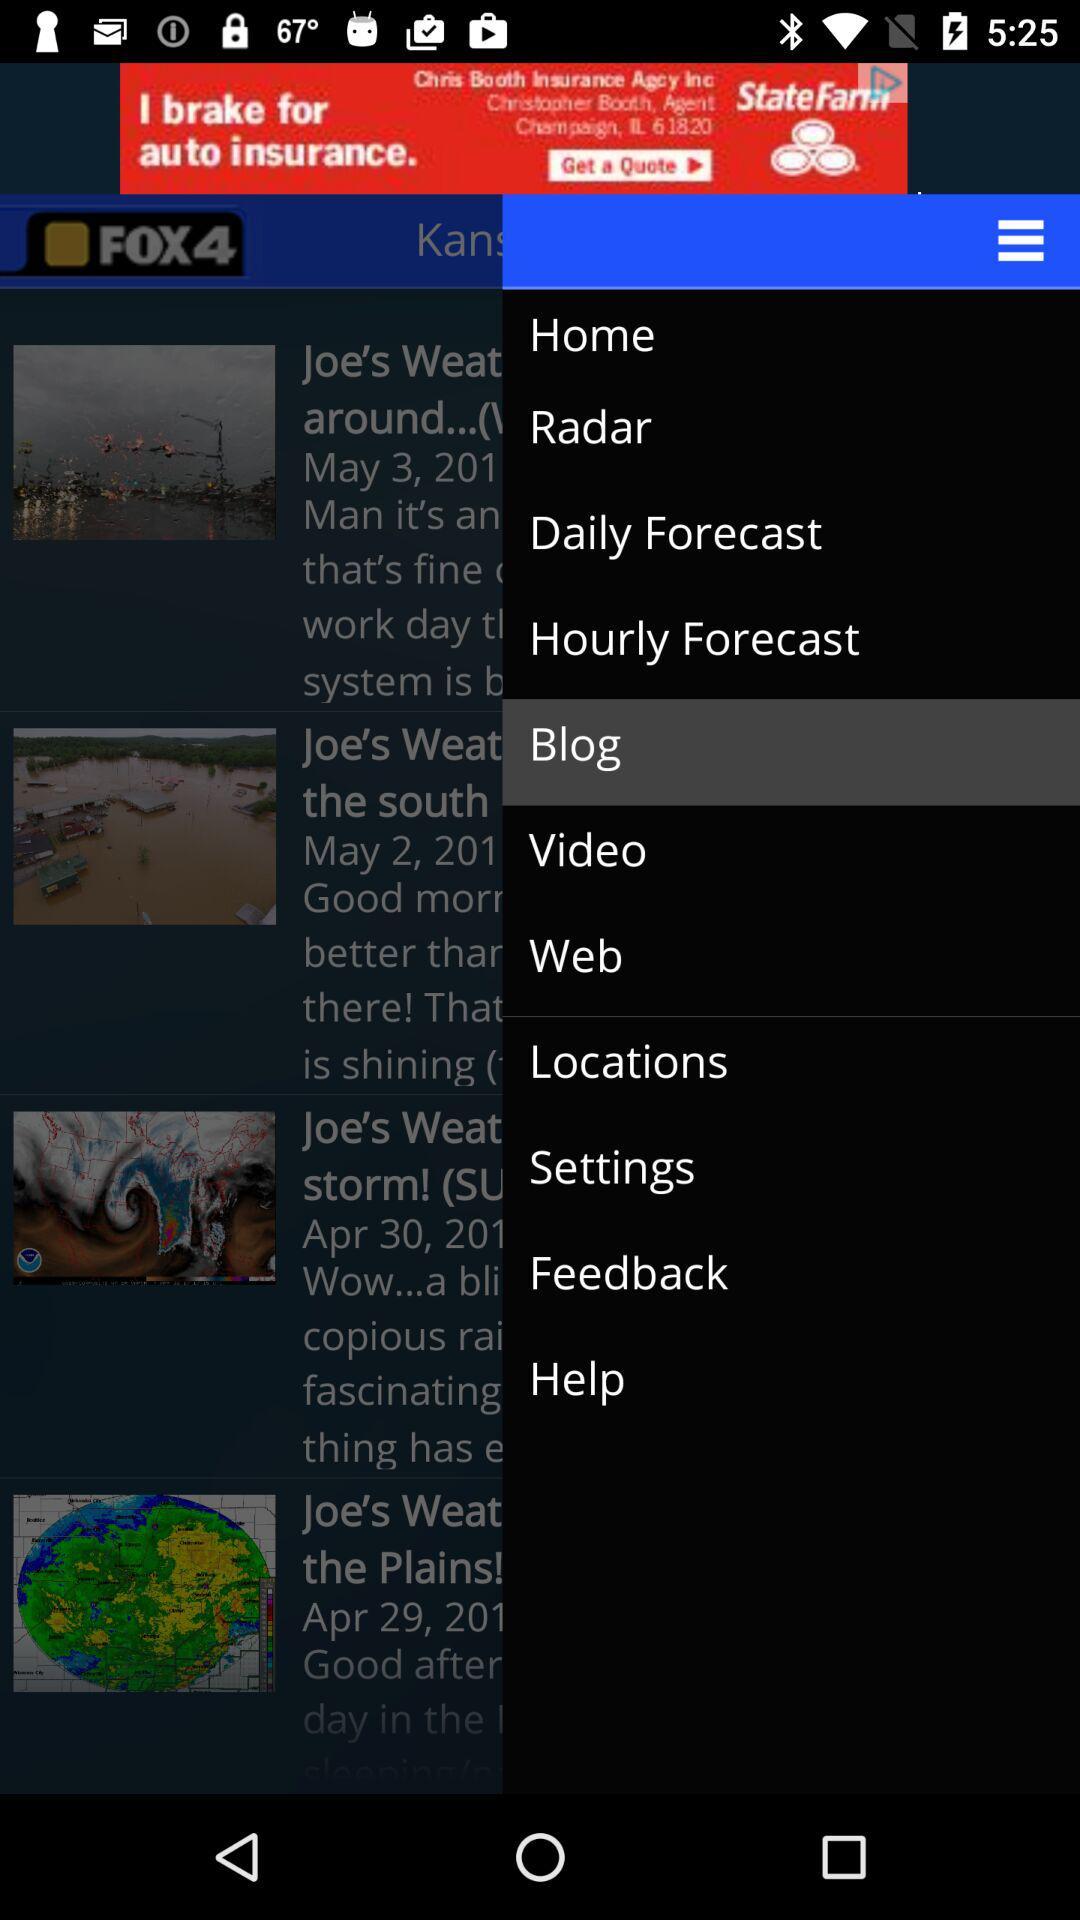 The image size is (1080, 1920). What do you see at coordinates (617, 240) in the screenshot?
I see `kansas city, mo icon` at bounding box center [617, 240].